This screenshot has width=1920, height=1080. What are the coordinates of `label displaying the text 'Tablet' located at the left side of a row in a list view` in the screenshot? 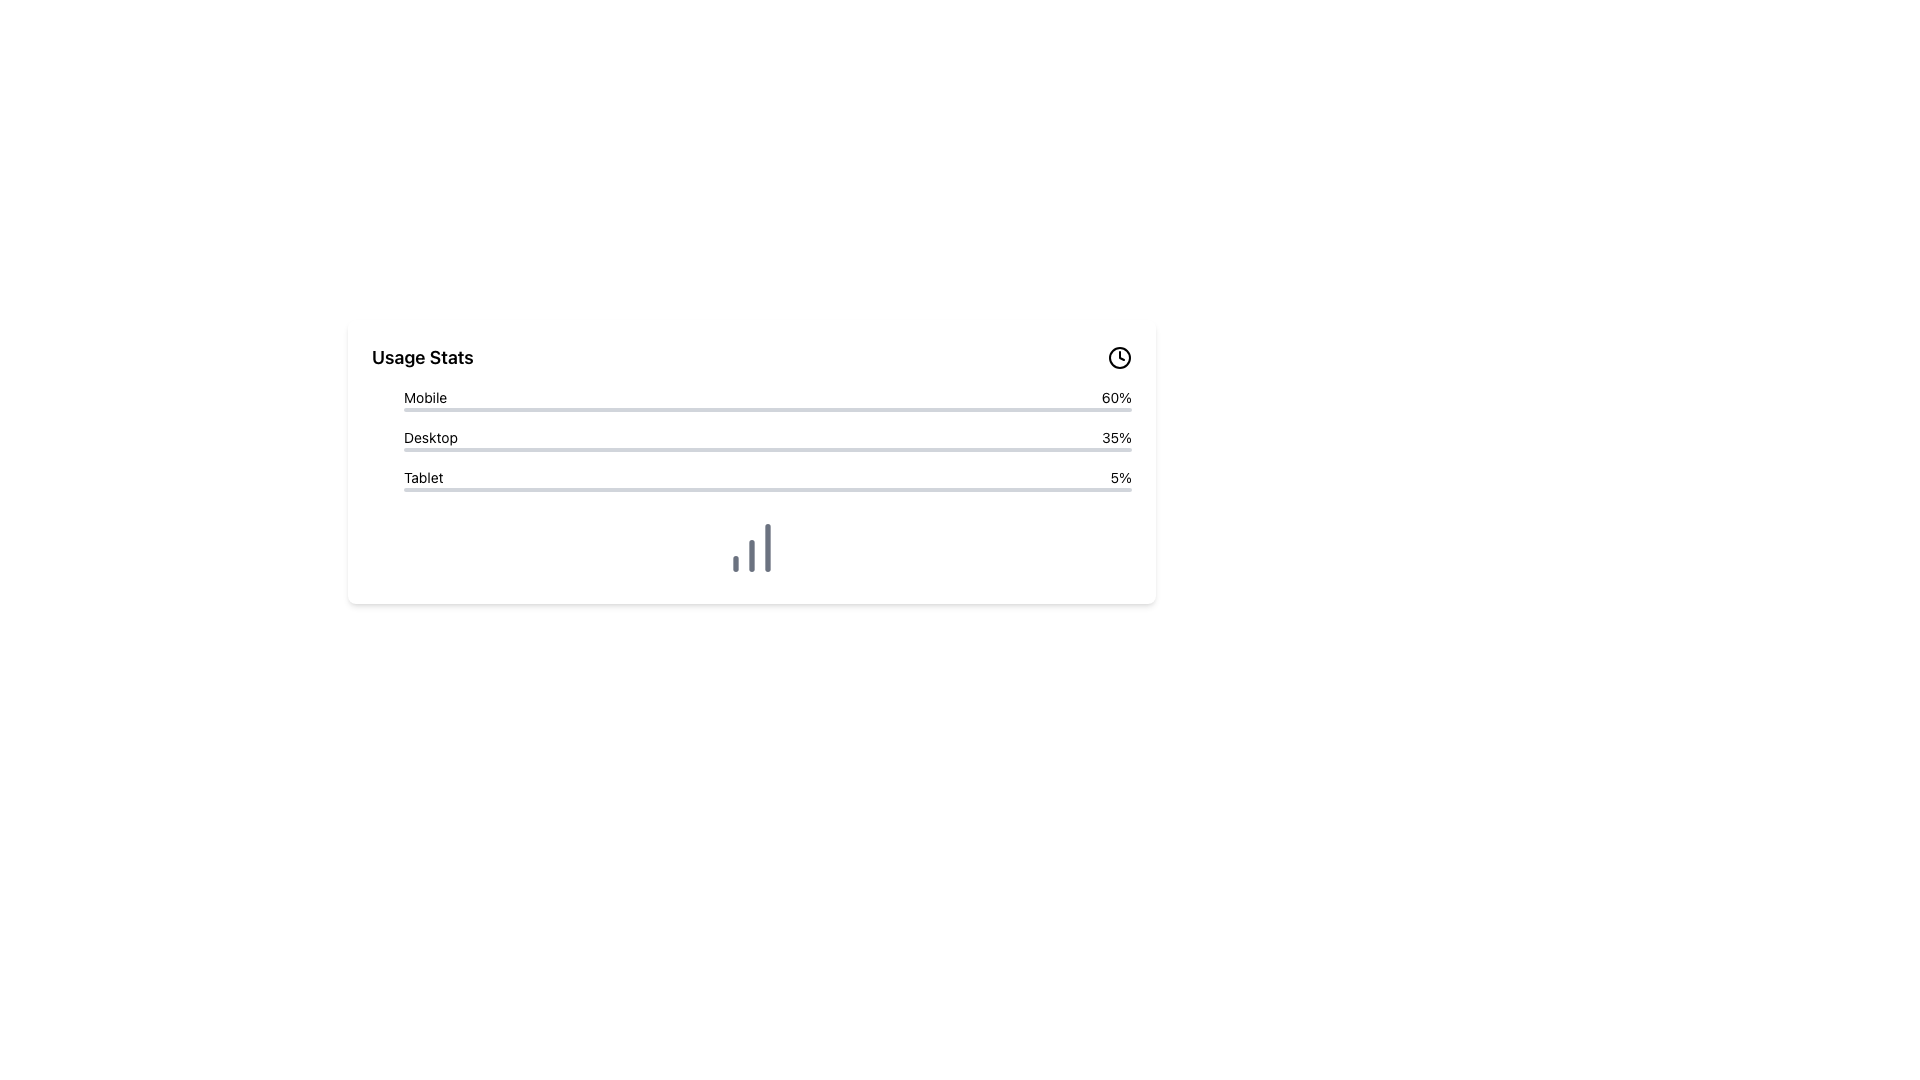 It's located at (422, 478).